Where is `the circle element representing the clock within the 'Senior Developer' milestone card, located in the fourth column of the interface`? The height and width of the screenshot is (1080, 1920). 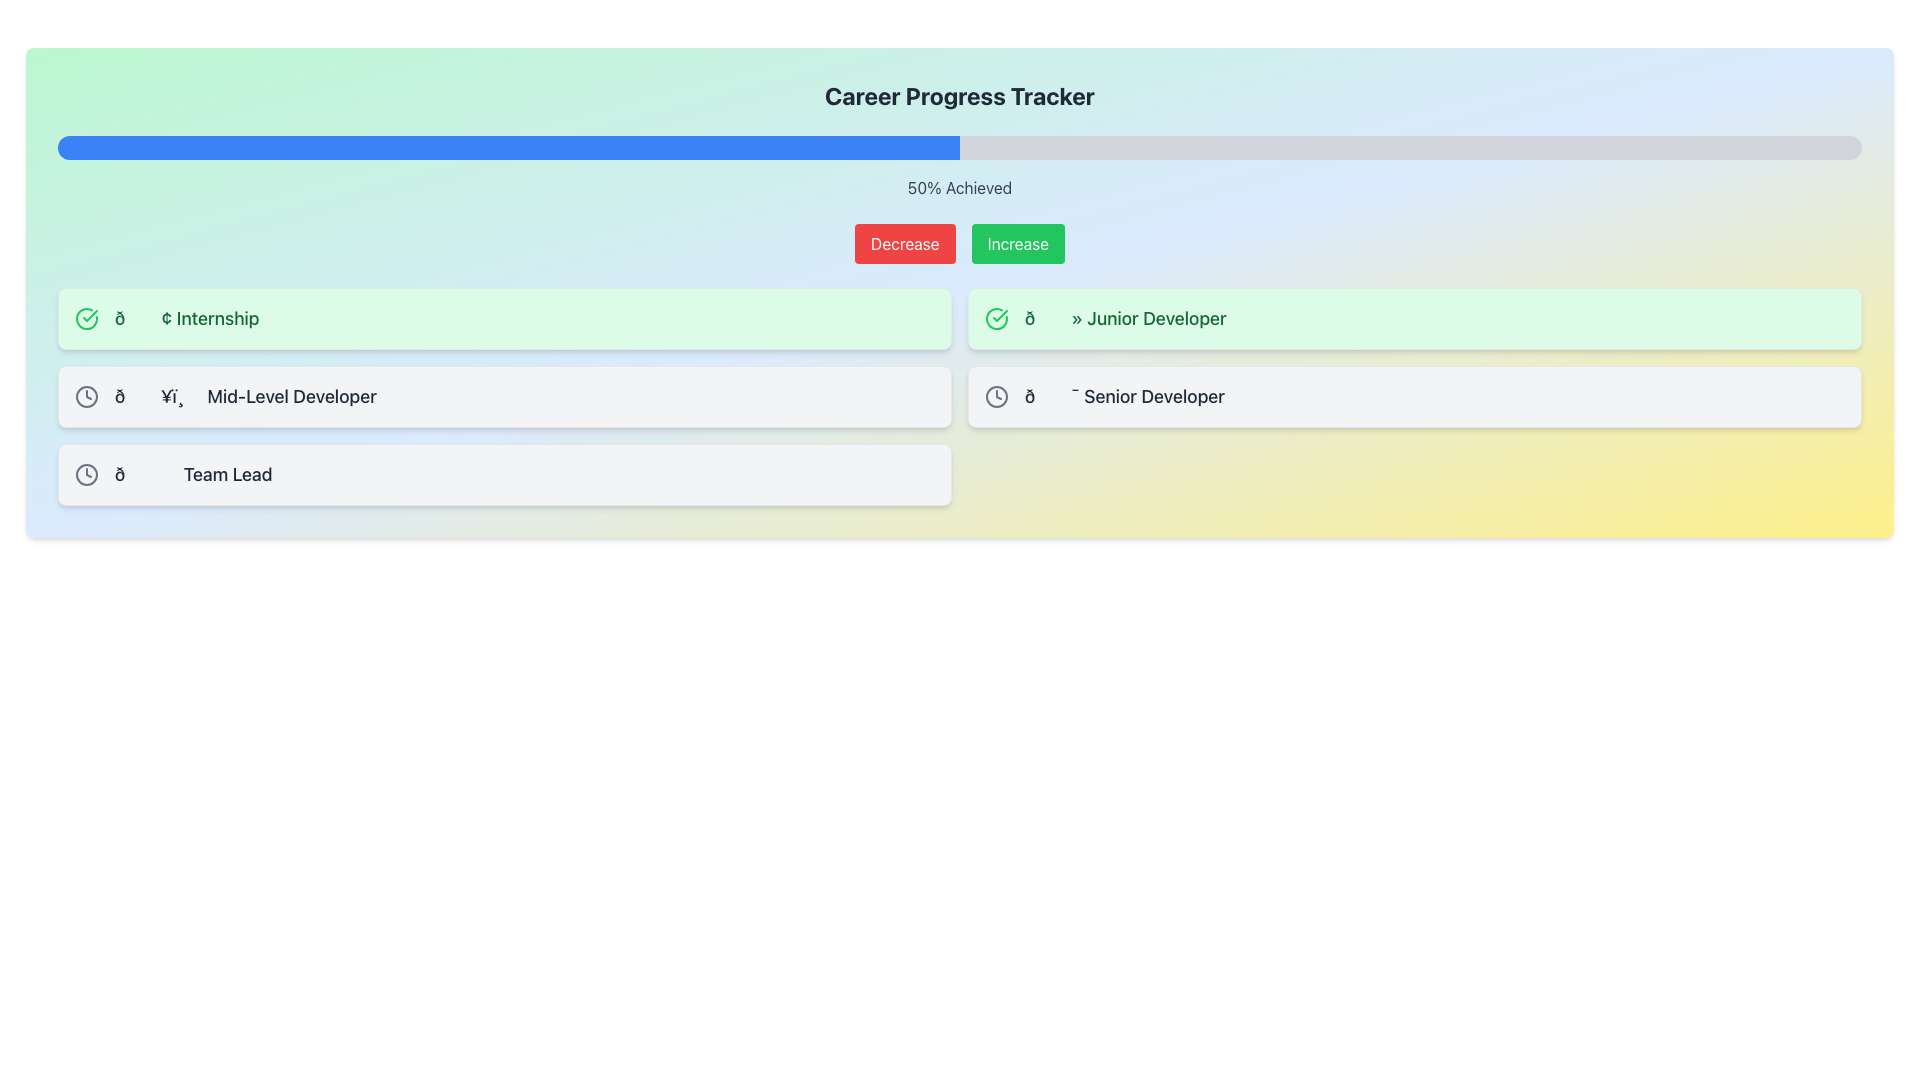 the circle element representing the clock within the 'Senior Developer' milestone card, located in the fourth column of the interface is located at coordinates (997, 397).